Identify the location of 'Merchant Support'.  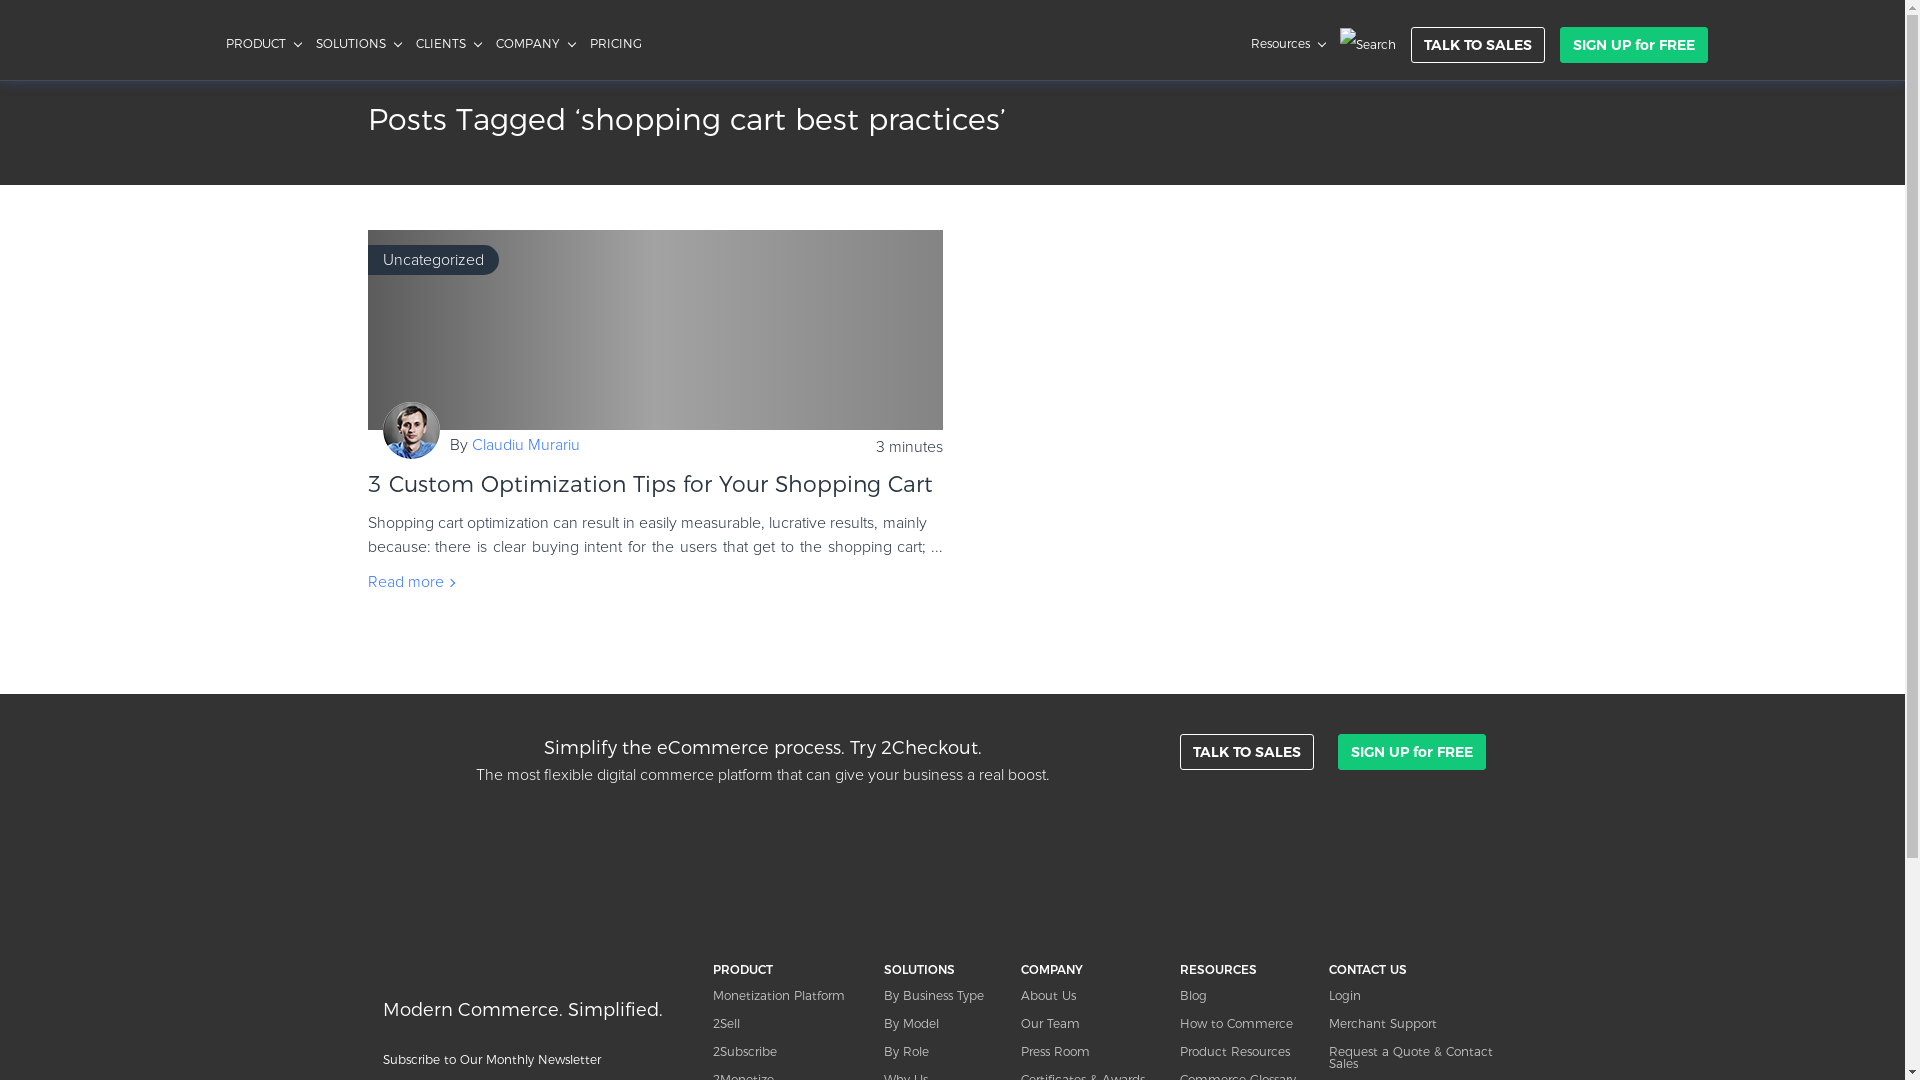
(1329, 1023).